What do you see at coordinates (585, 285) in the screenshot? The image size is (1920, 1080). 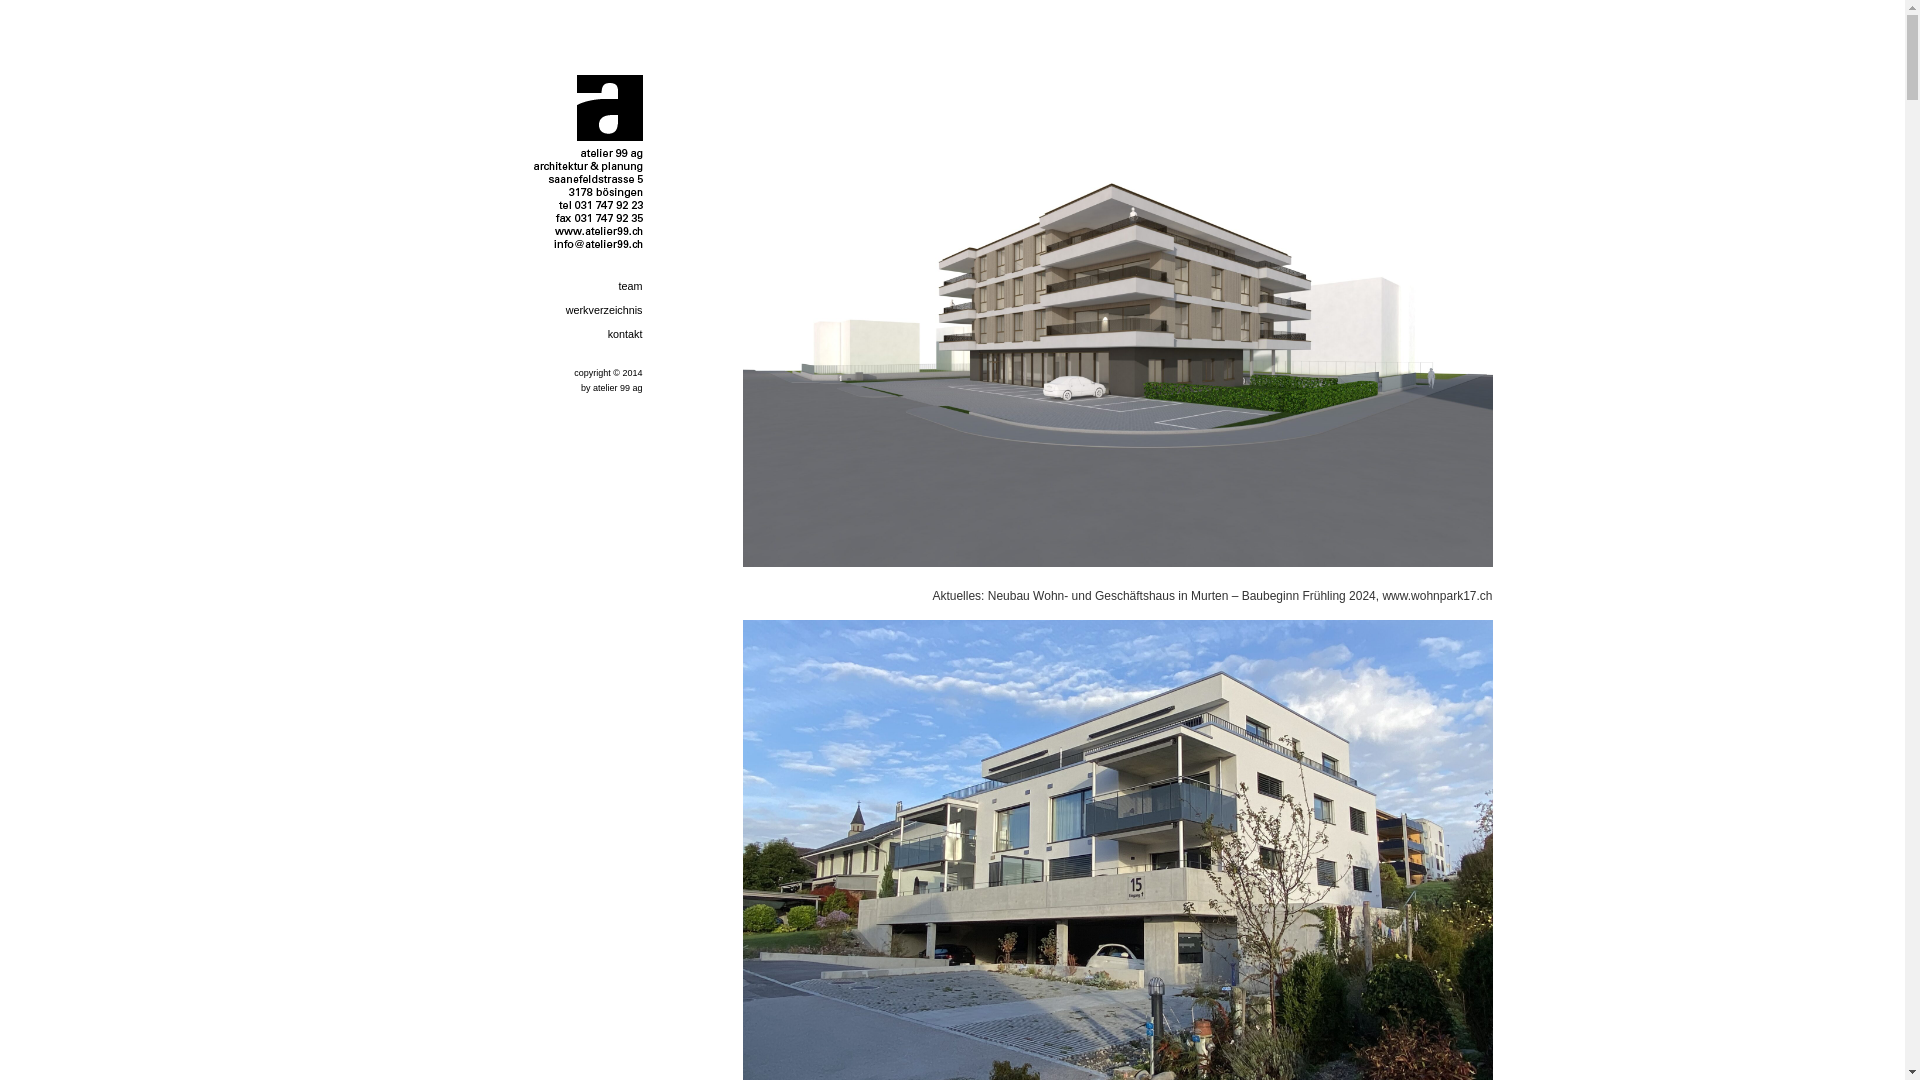 I see `'team'` at bounding box center [585, 285].